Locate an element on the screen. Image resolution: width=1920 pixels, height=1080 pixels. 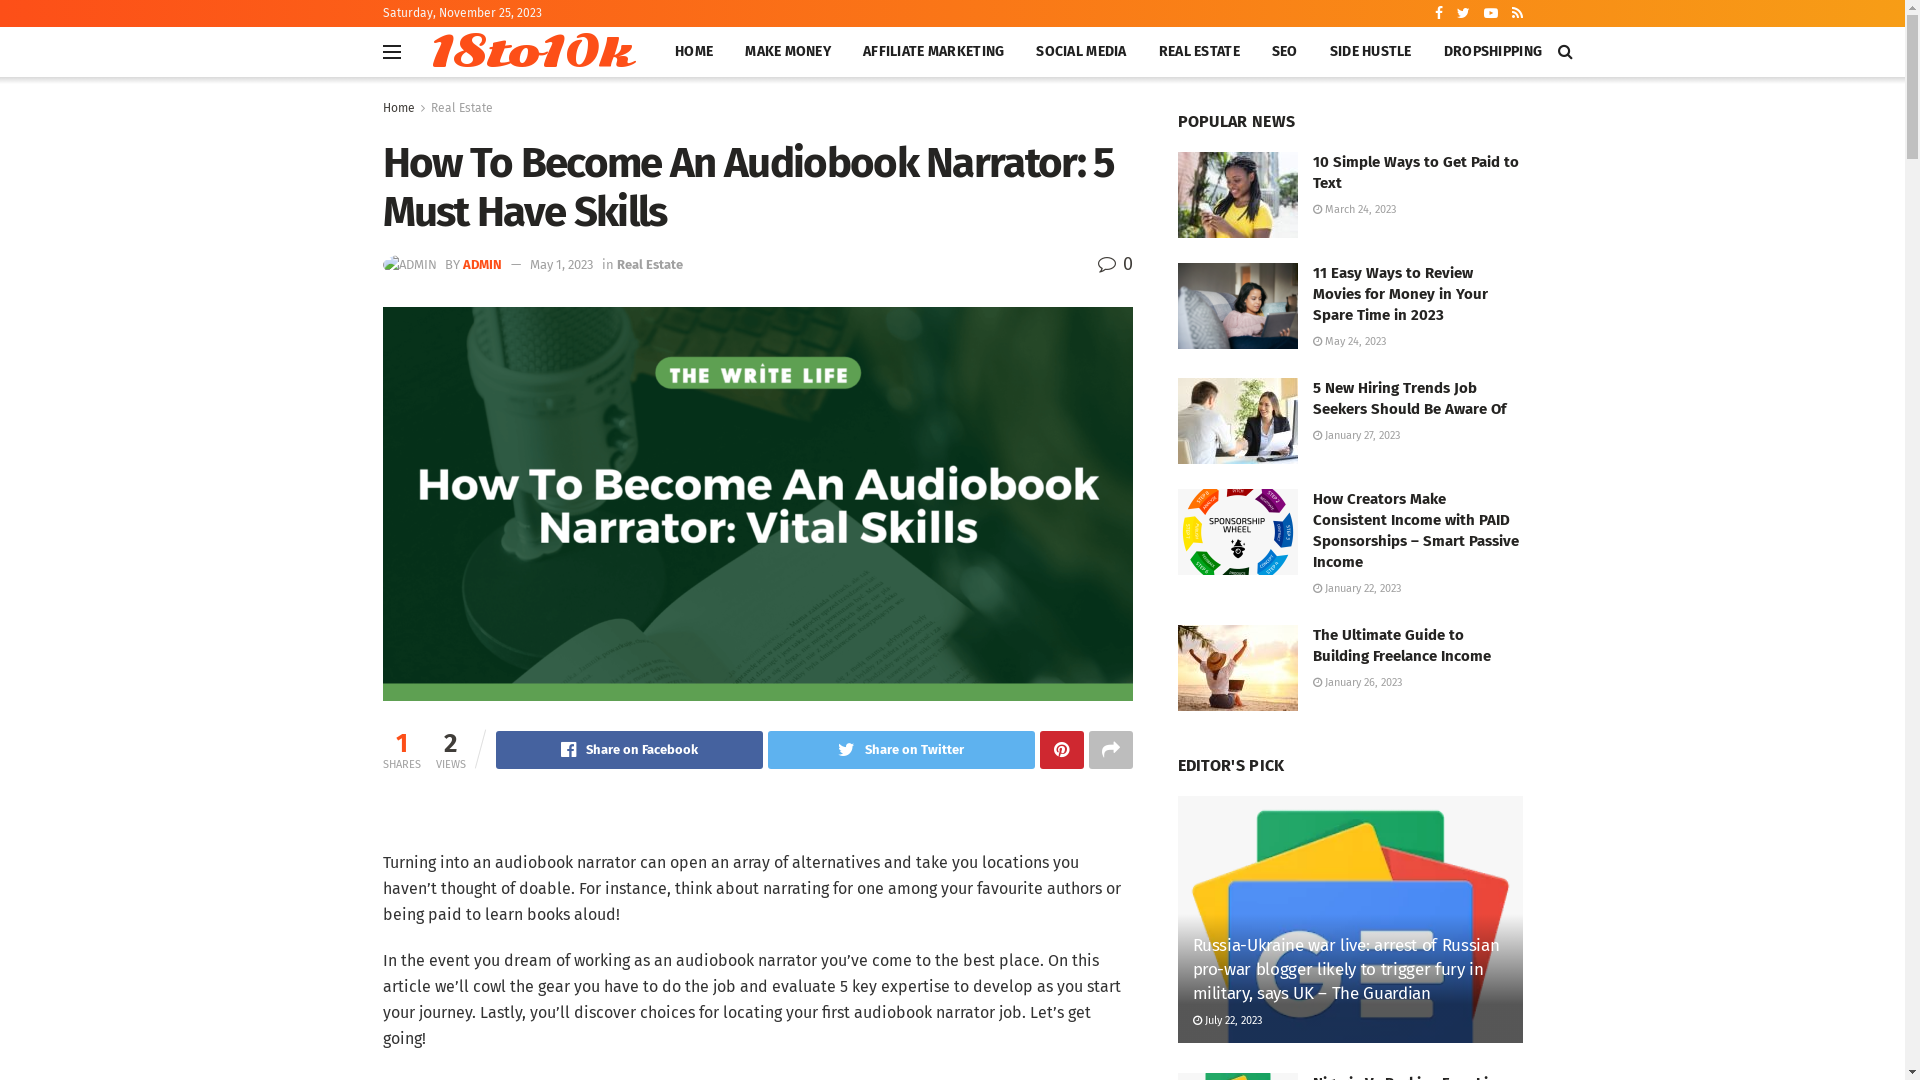
'SIDE HUSTLE' is located at coordinates (1370, 50).